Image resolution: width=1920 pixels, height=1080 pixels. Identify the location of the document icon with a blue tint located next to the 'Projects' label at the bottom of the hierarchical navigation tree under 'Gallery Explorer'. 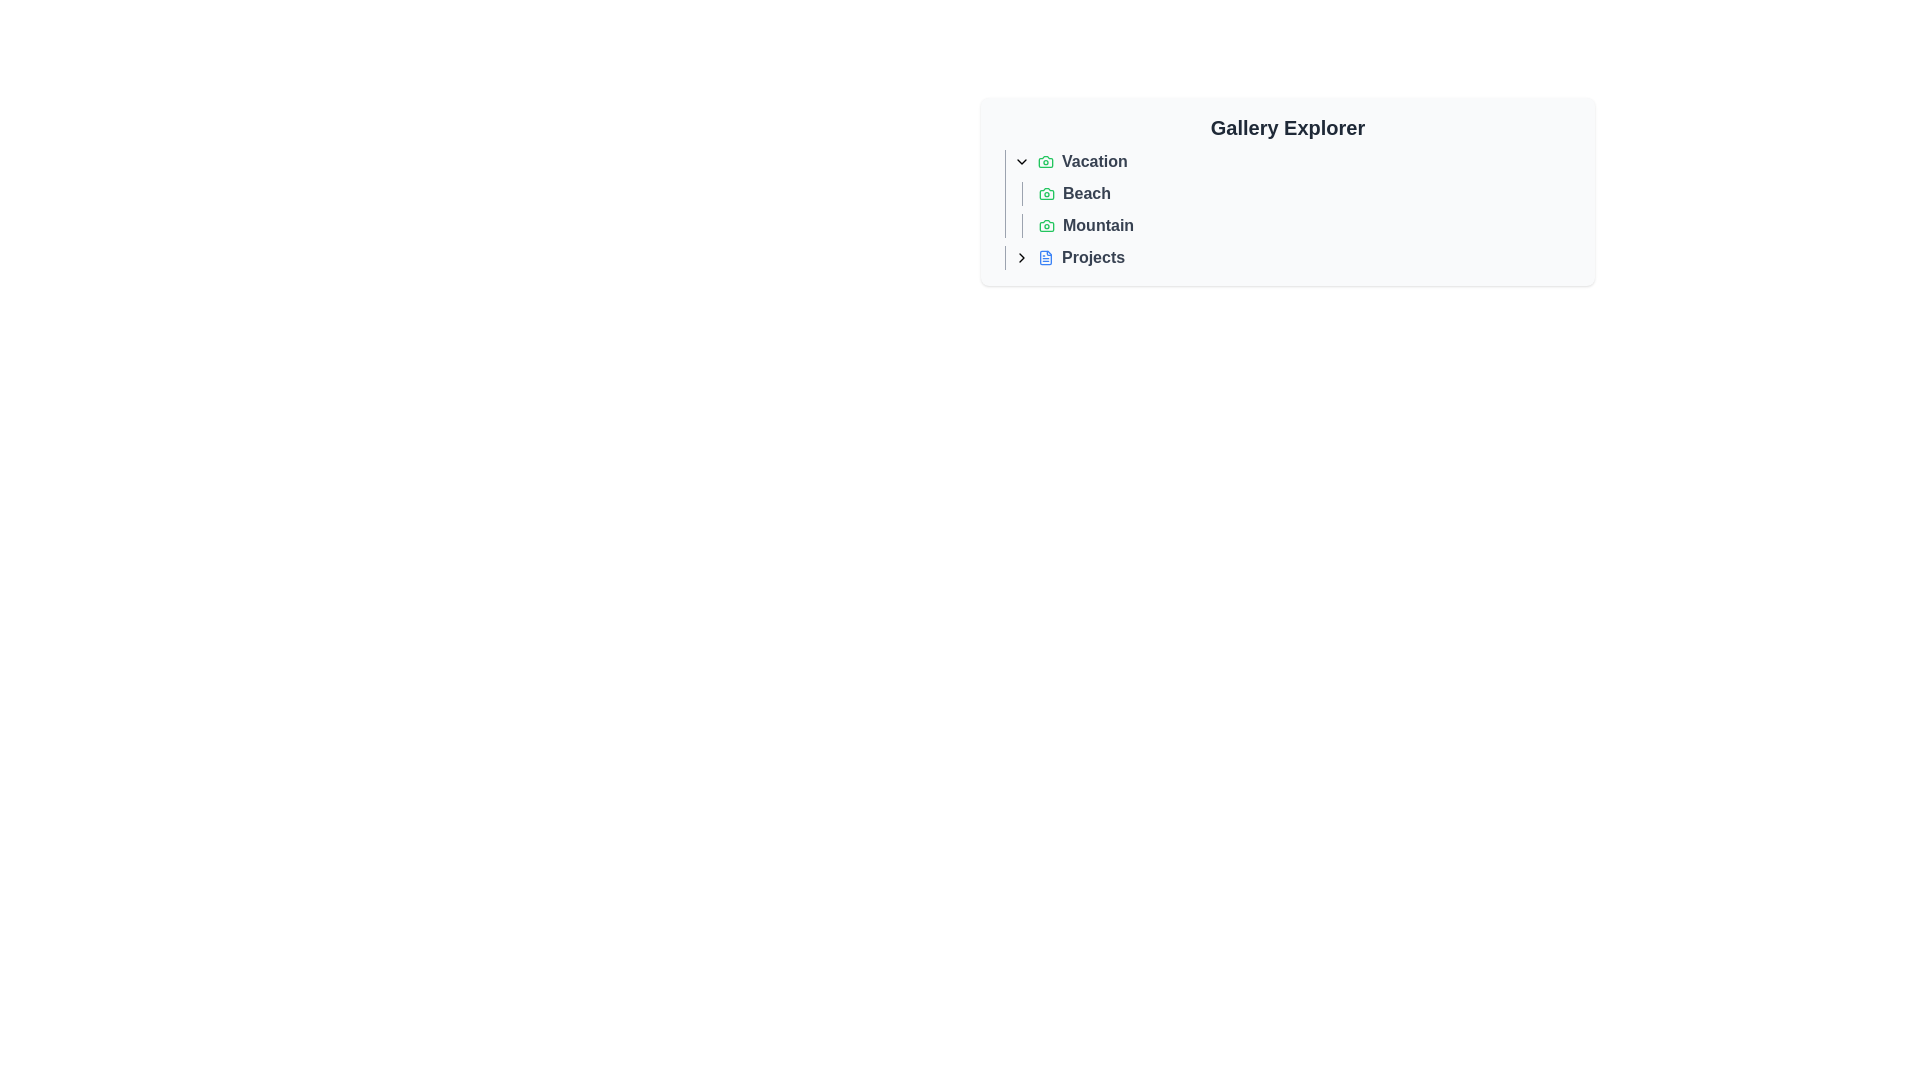
(1045, 256).